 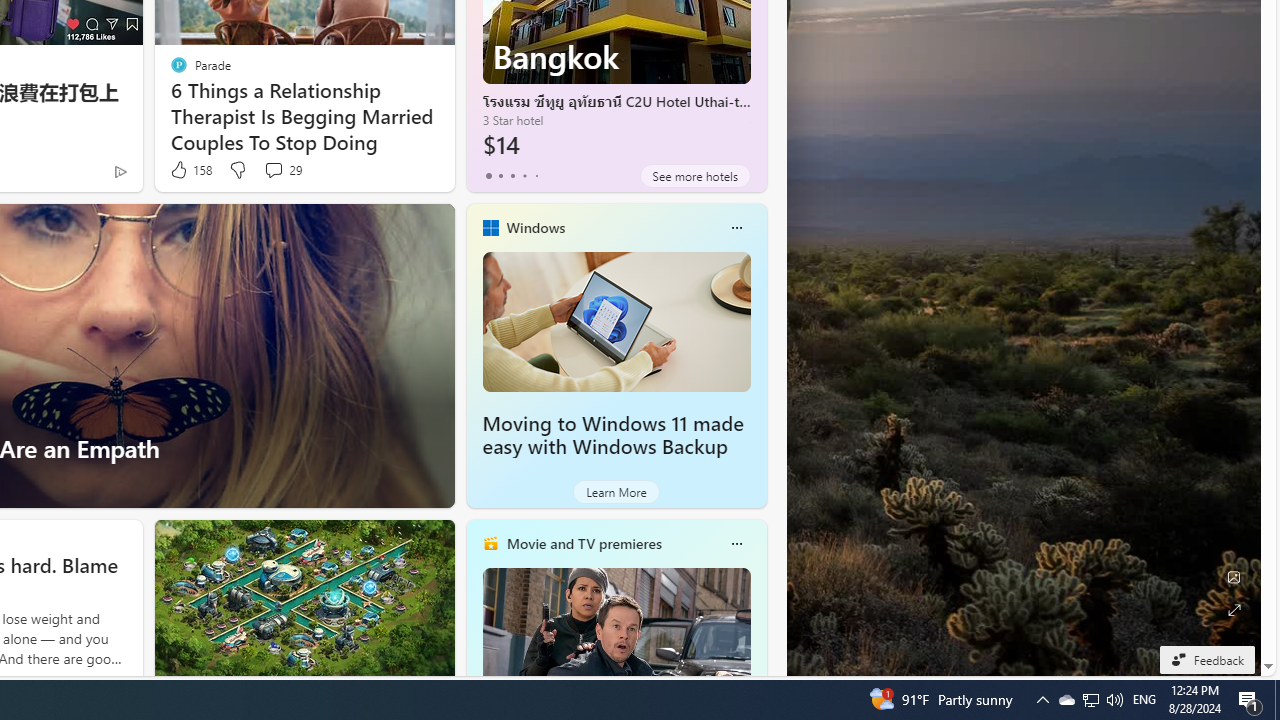 I want to click on 'tab-3', so click(x=524, y=175).